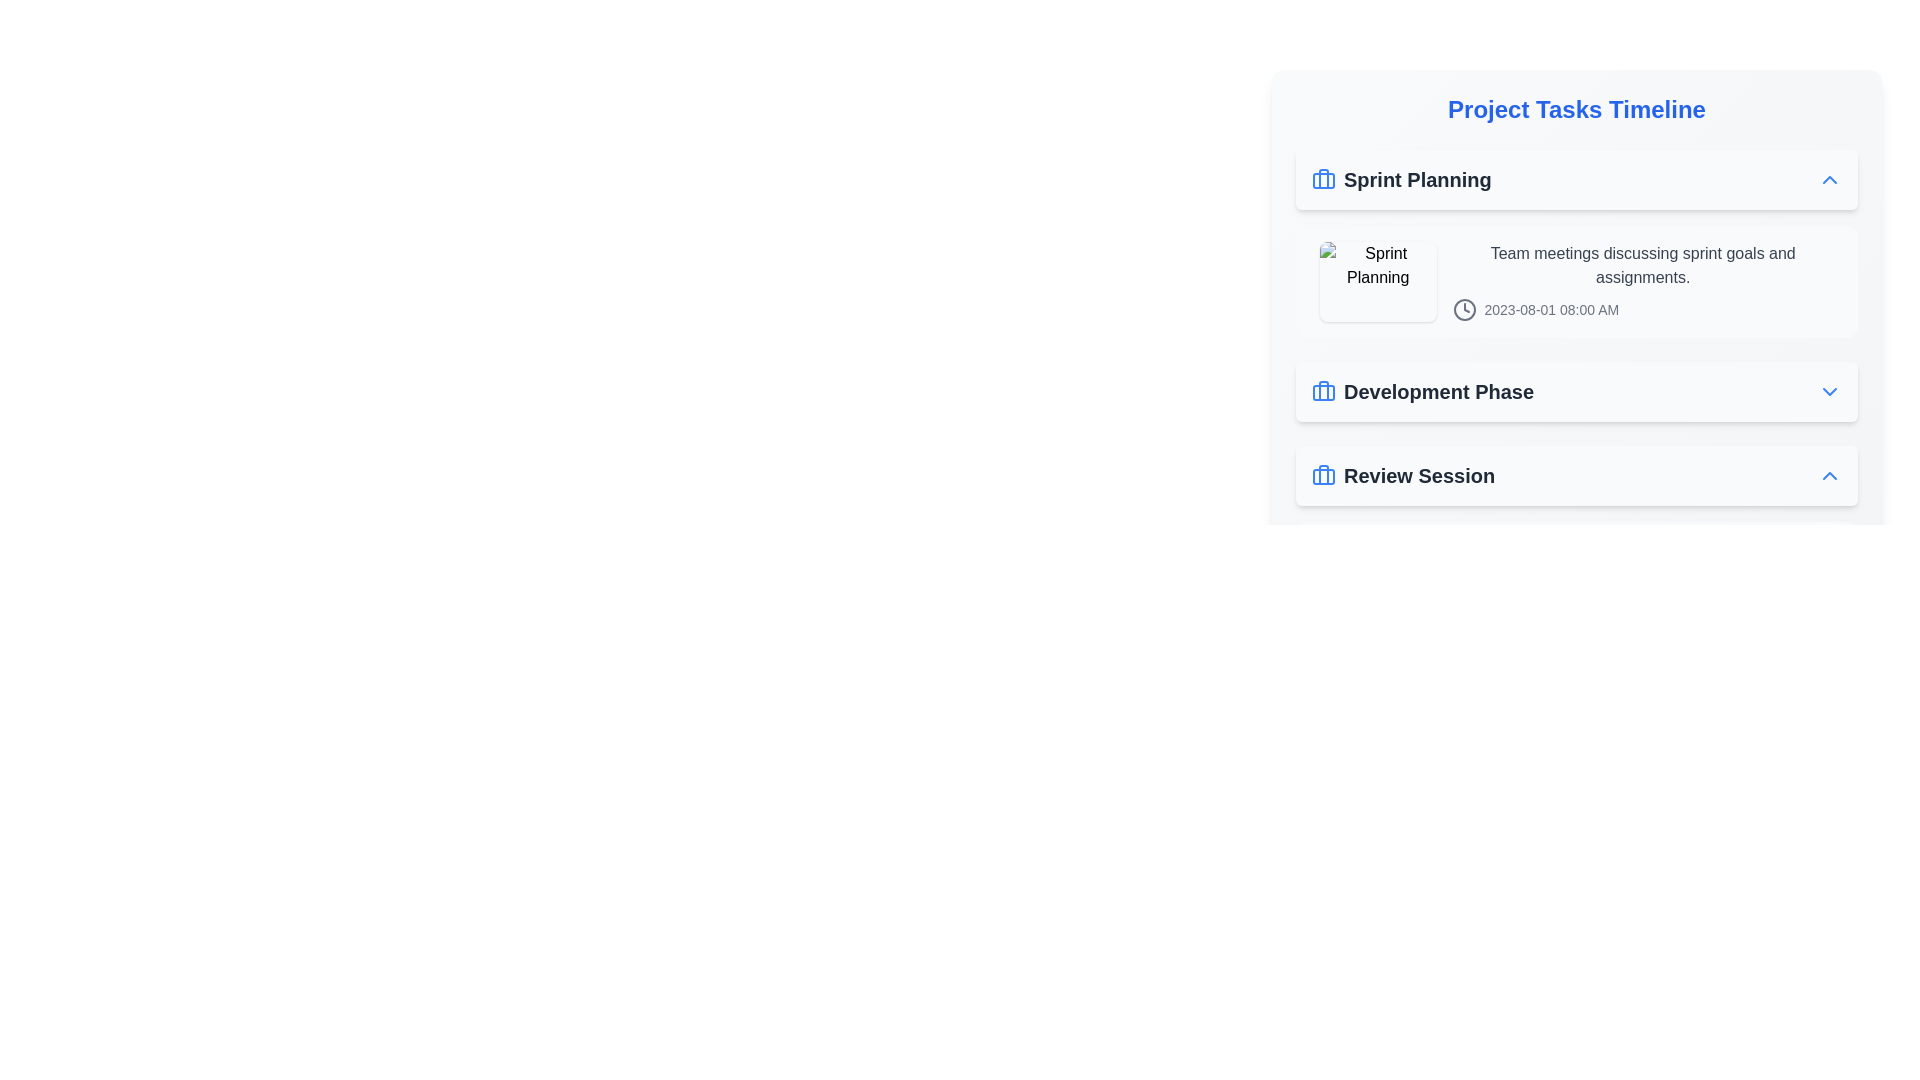 Image resolution: width=1920 pixels, height=1080 pixels. Describe the element at coordinates (1416, 180) in the screenshot. I see `the text label displaying 'Sprint Planning', which is prominently styled in a large, bold font and located under the 'Project Tasks Timeline' section` at that location.